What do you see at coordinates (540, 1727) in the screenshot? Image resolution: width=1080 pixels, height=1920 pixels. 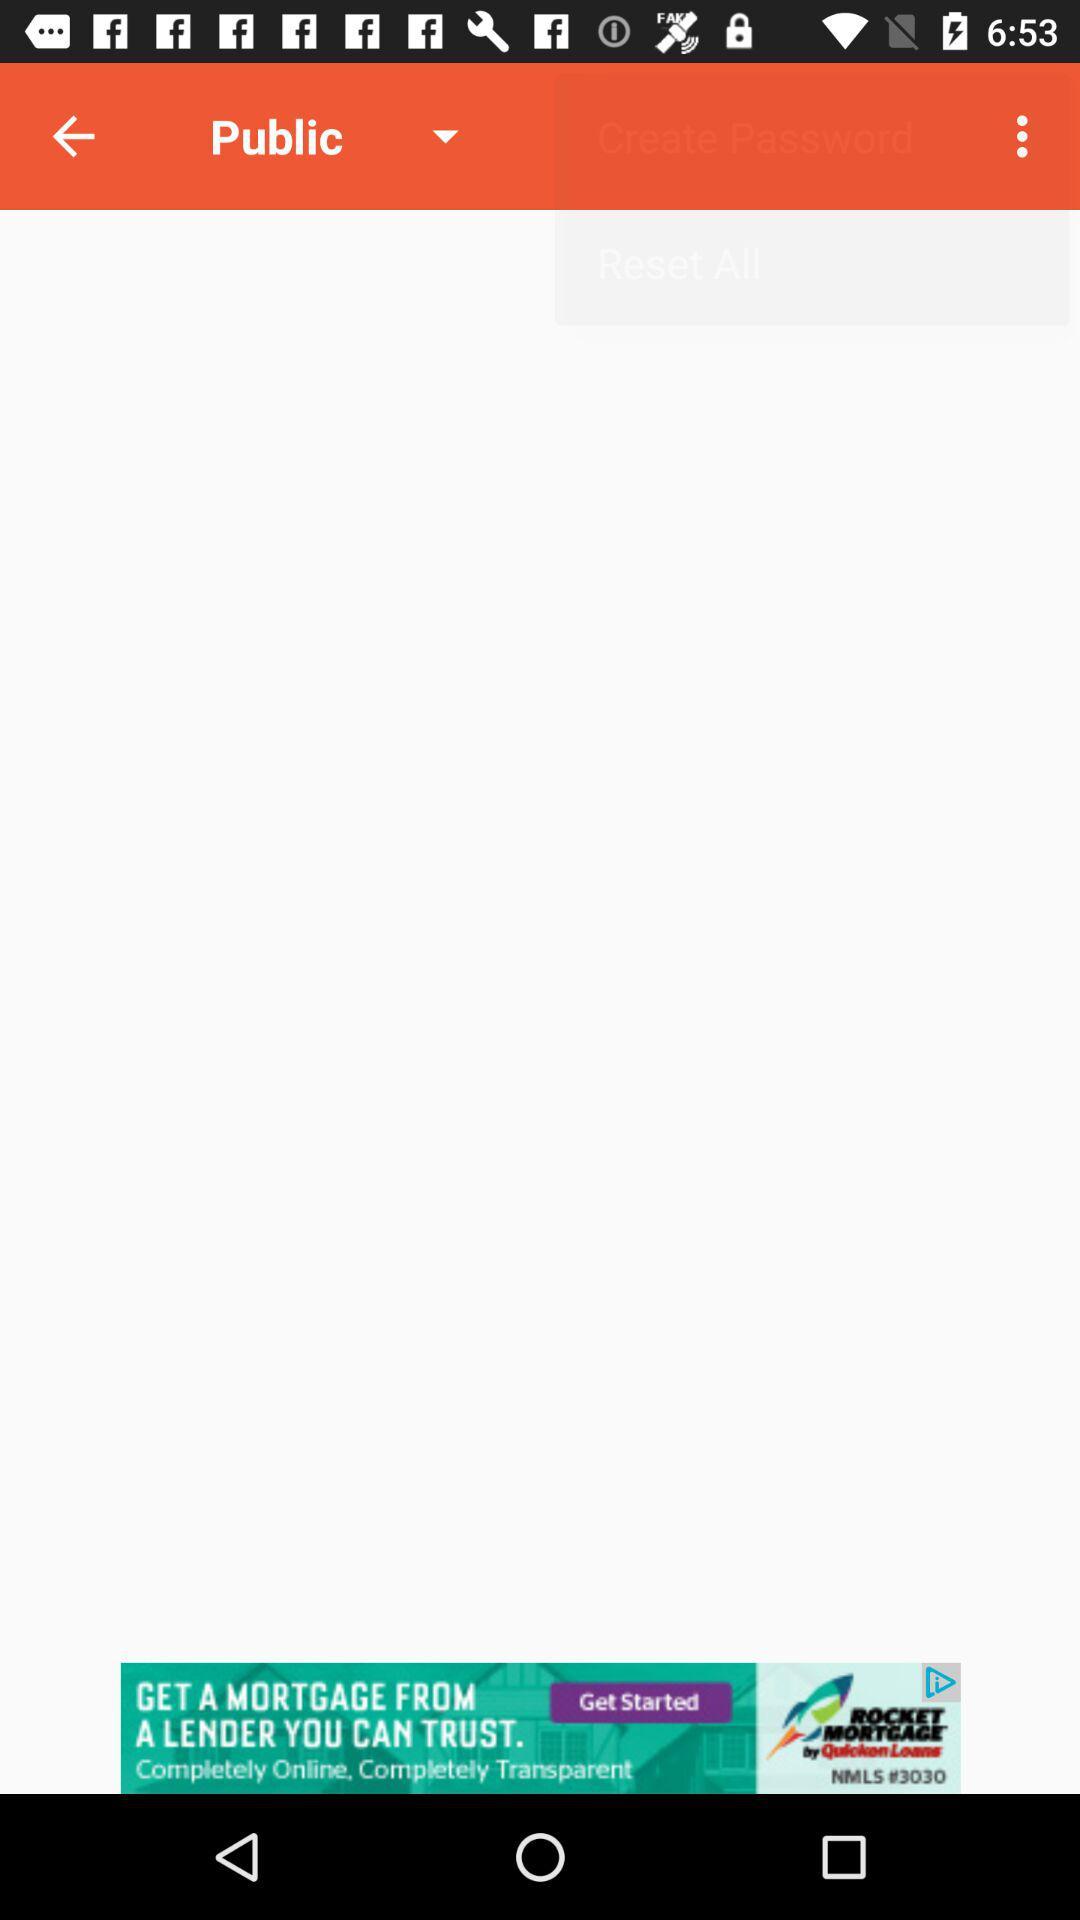 I see `the button is used to advertisement option` at bounding box center [540, 1727].